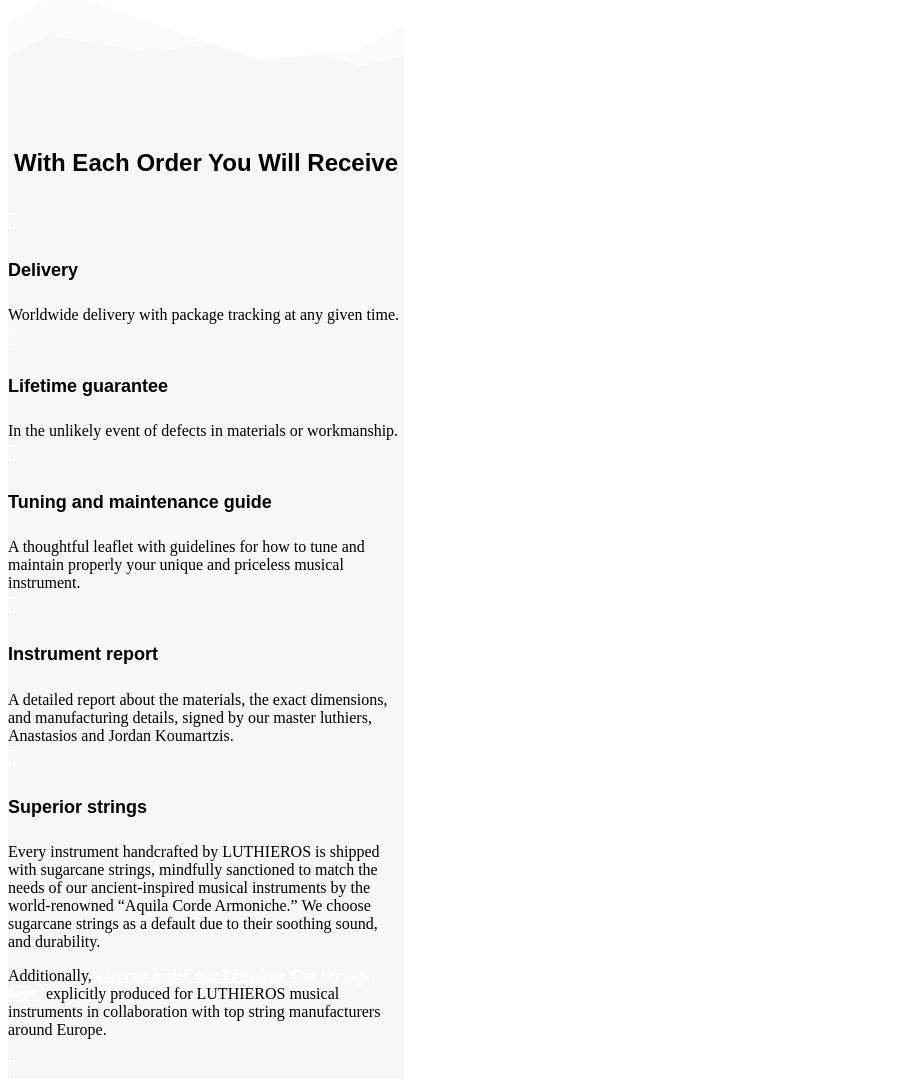  Describe the element at coordinates (86, 383) in the screenshot. I see `'Lifetime guarantee'` at that location.